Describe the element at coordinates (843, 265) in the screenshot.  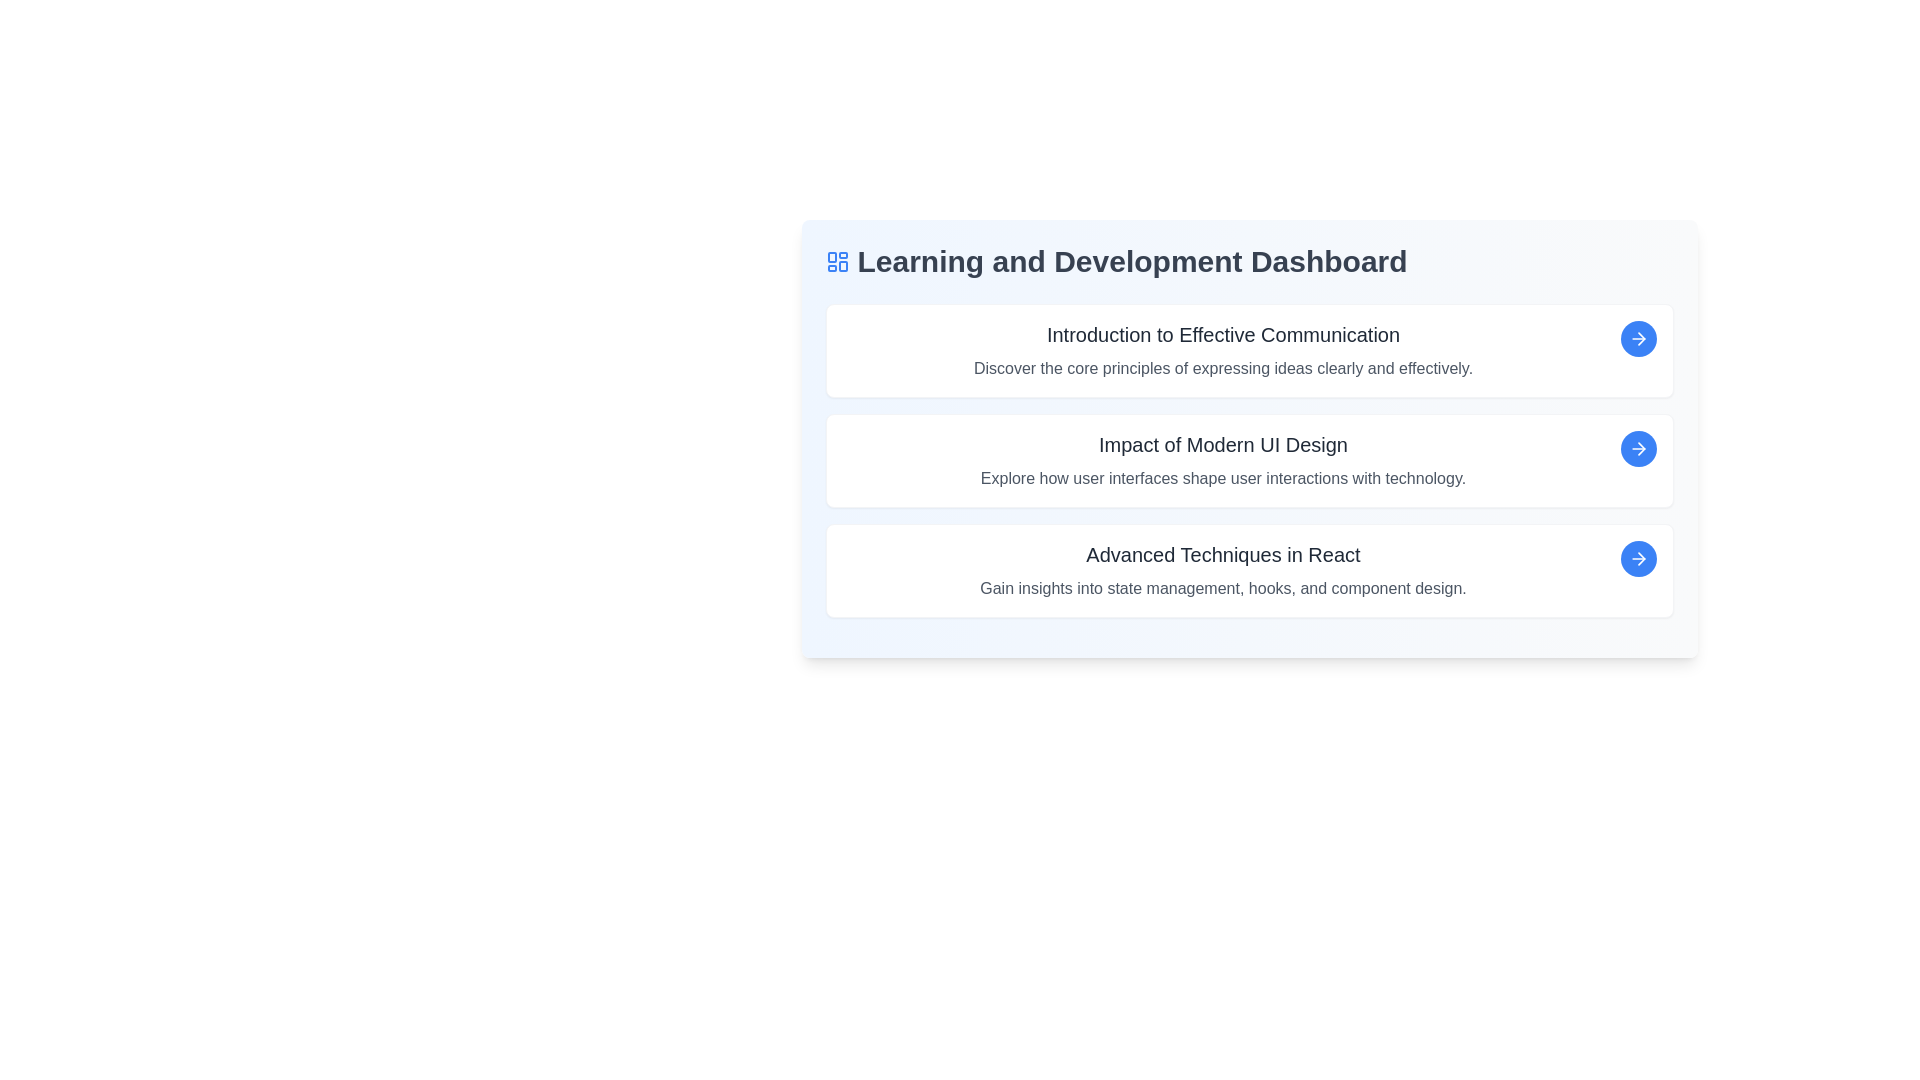
I see `the third rectangle in the SVG group representing the dashboard icon, located in the bottom-right quadrant` at that location.